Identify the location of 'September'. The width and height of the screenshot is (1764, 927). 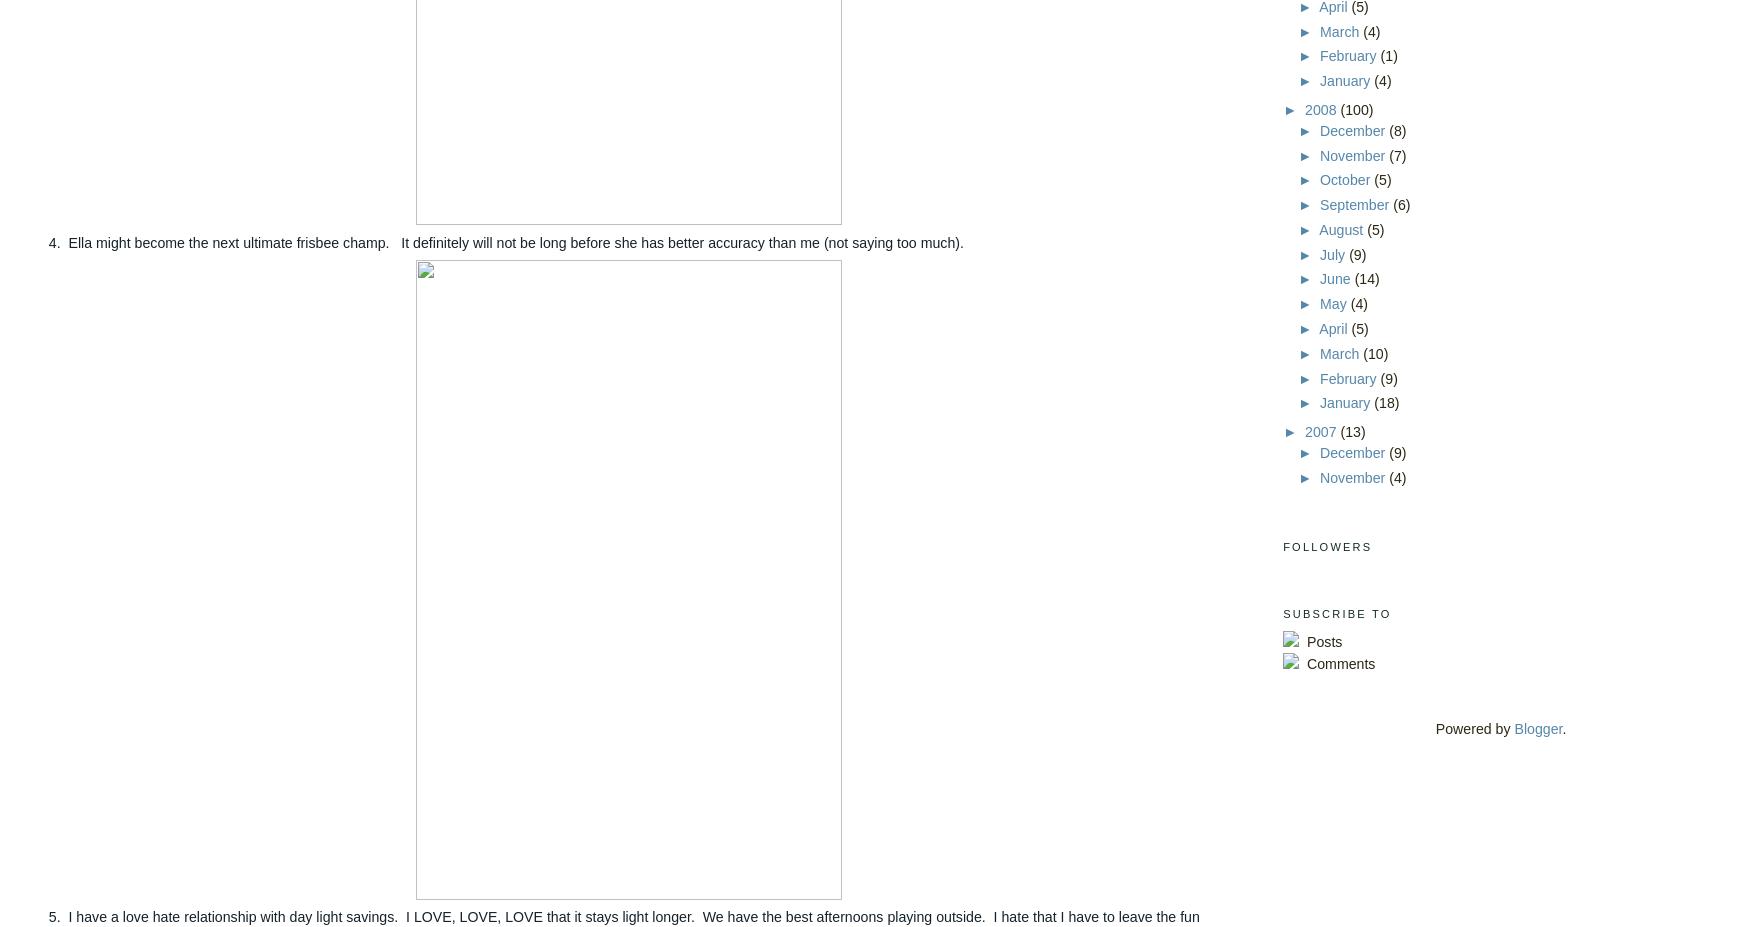
(1320, 204).